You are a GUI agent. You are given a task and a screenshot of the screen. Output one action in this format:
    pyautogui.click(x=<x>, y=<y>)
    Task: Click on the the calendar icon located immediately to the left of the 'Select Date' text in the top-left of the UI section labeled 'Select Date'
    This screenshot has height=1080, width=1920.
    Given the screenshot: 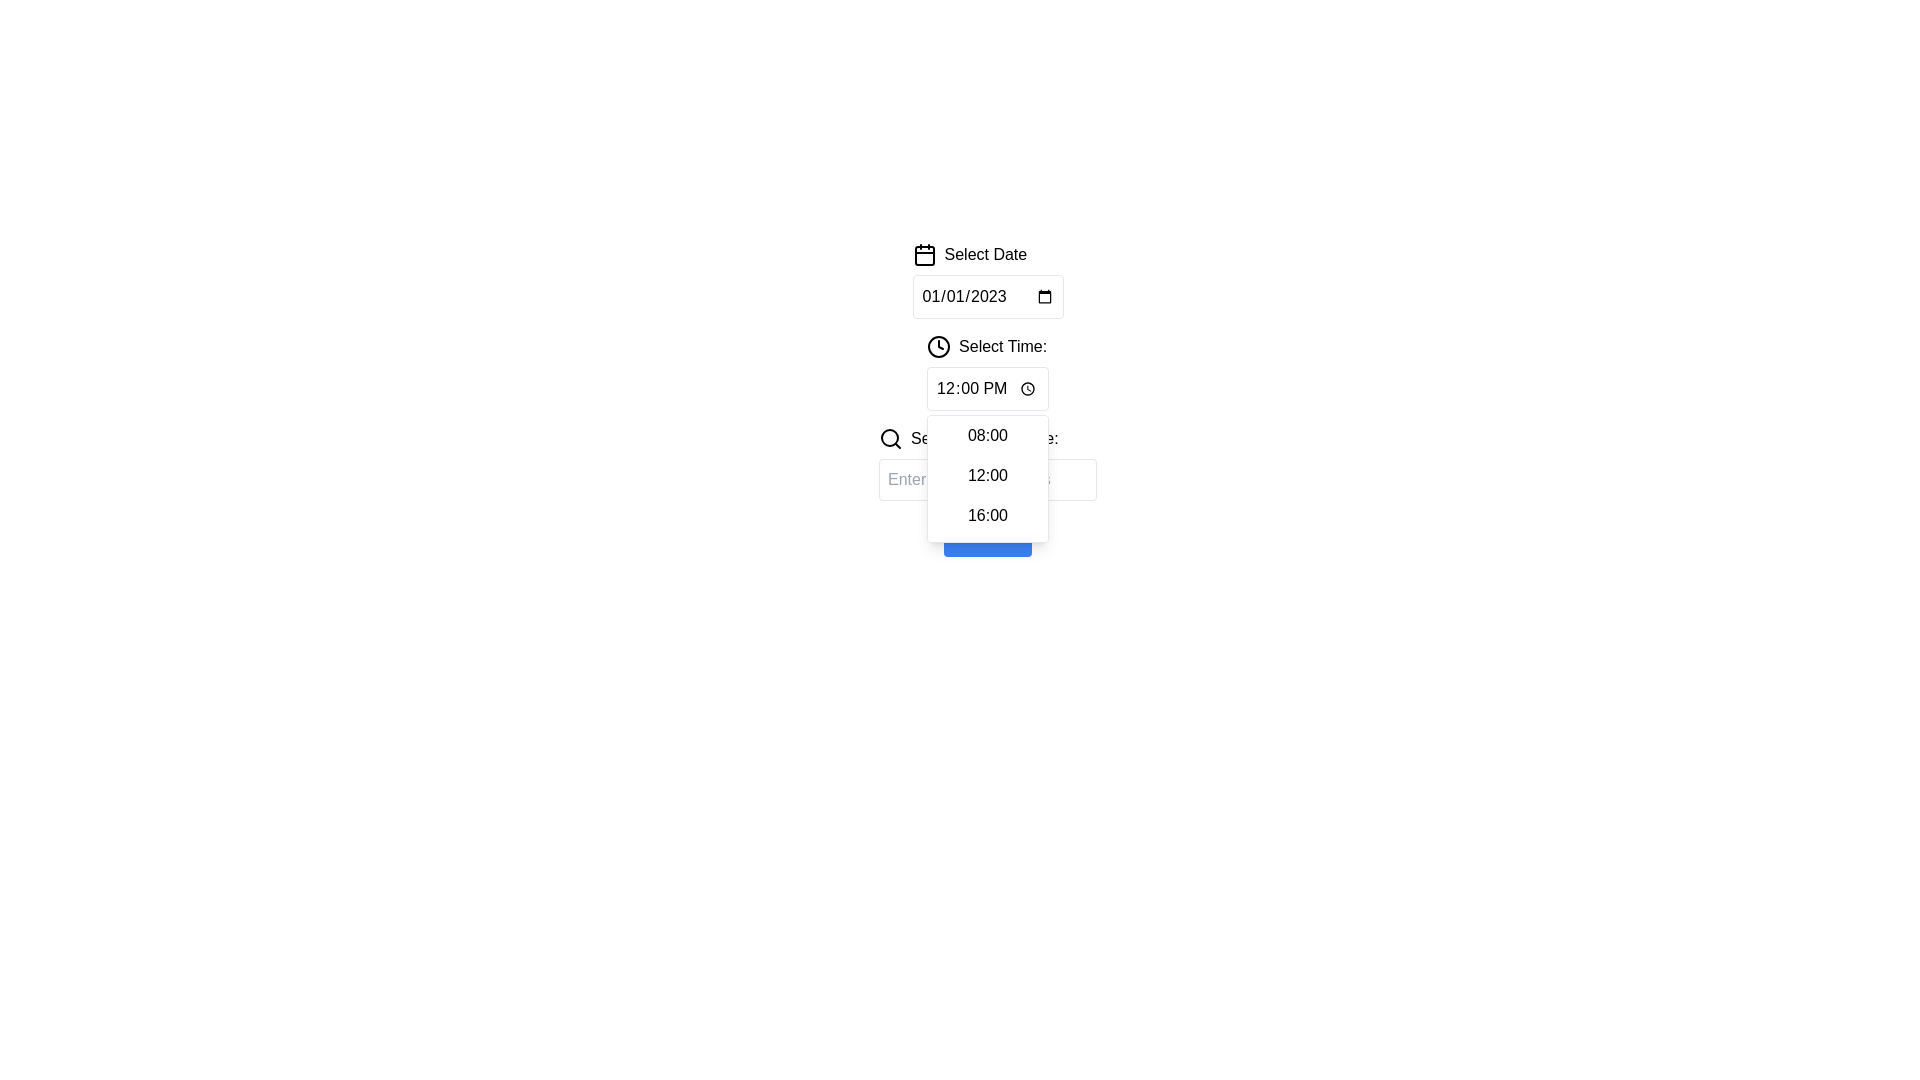 What is the action you would take?
    pyautogui.click(x=923, y=253)
    